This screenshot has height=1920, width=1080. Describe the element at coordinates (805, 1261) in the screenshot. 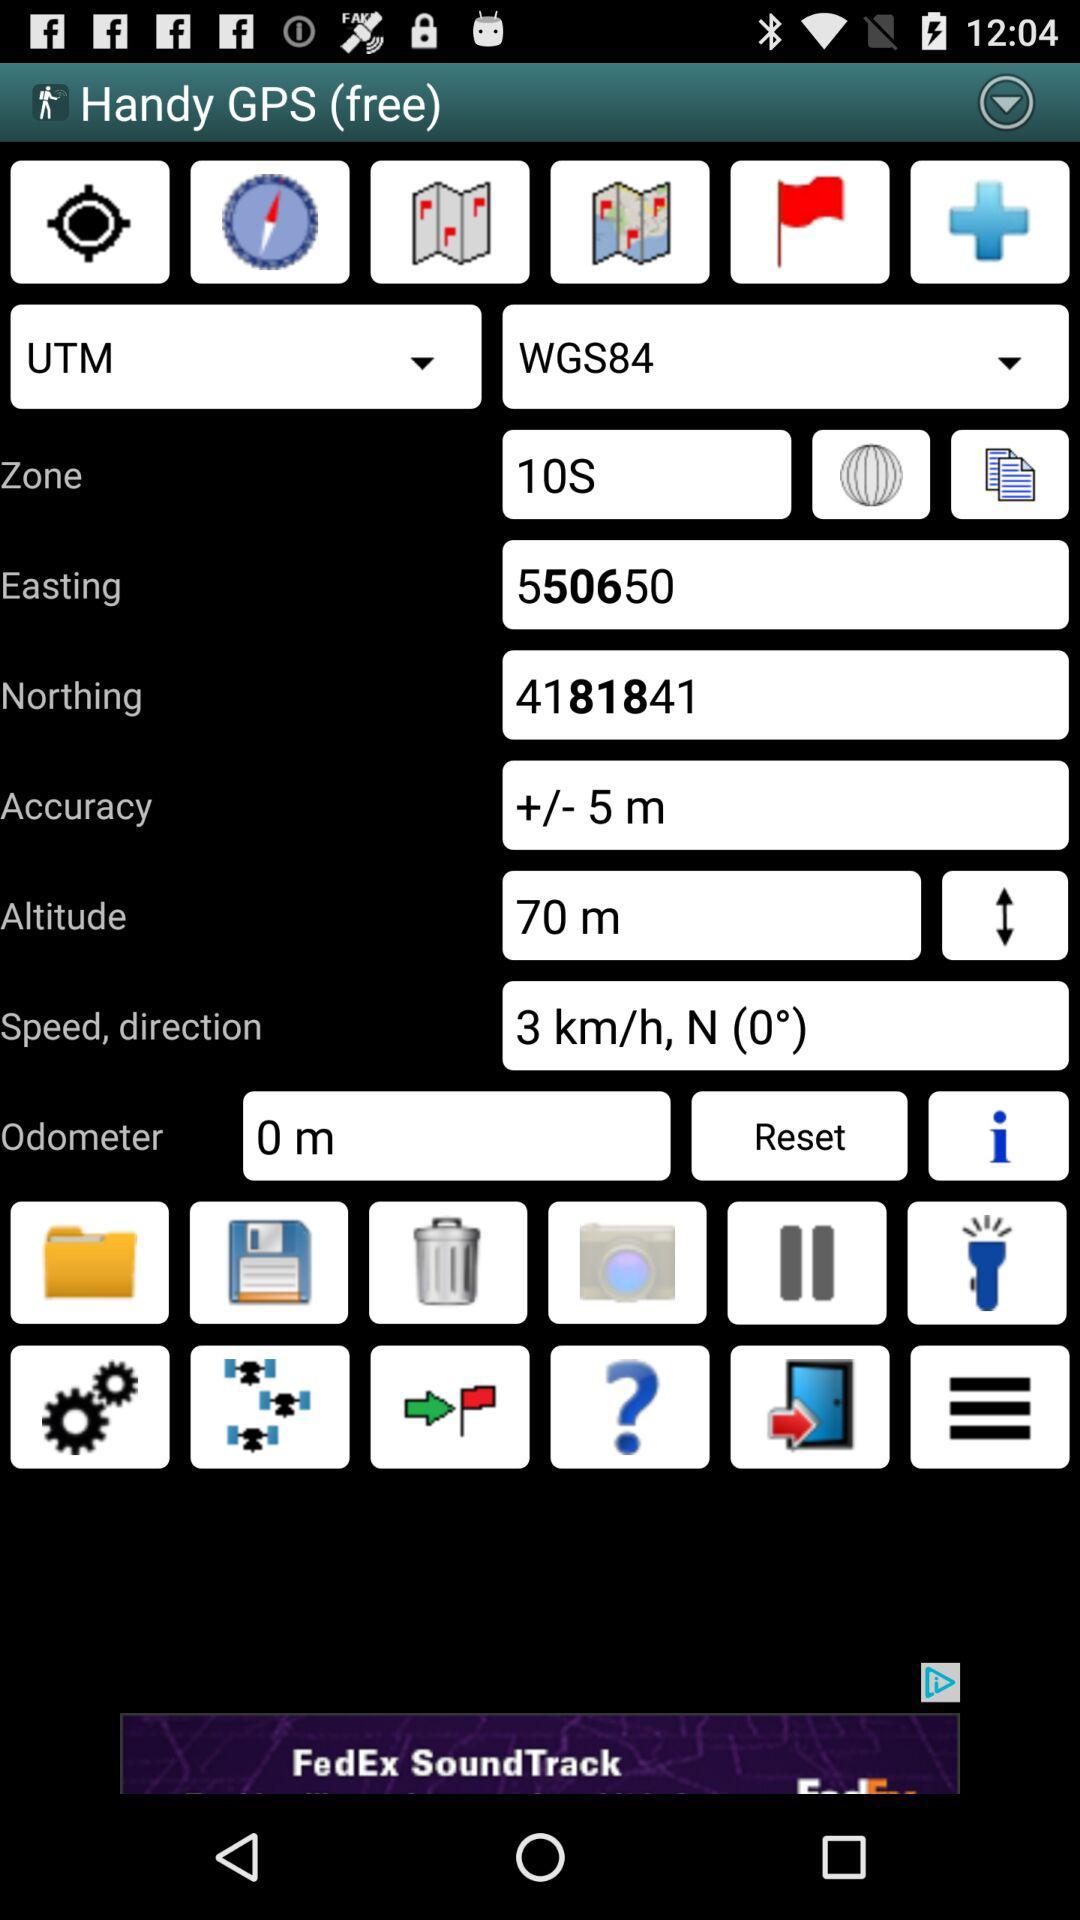

I see `press pause` at that location.